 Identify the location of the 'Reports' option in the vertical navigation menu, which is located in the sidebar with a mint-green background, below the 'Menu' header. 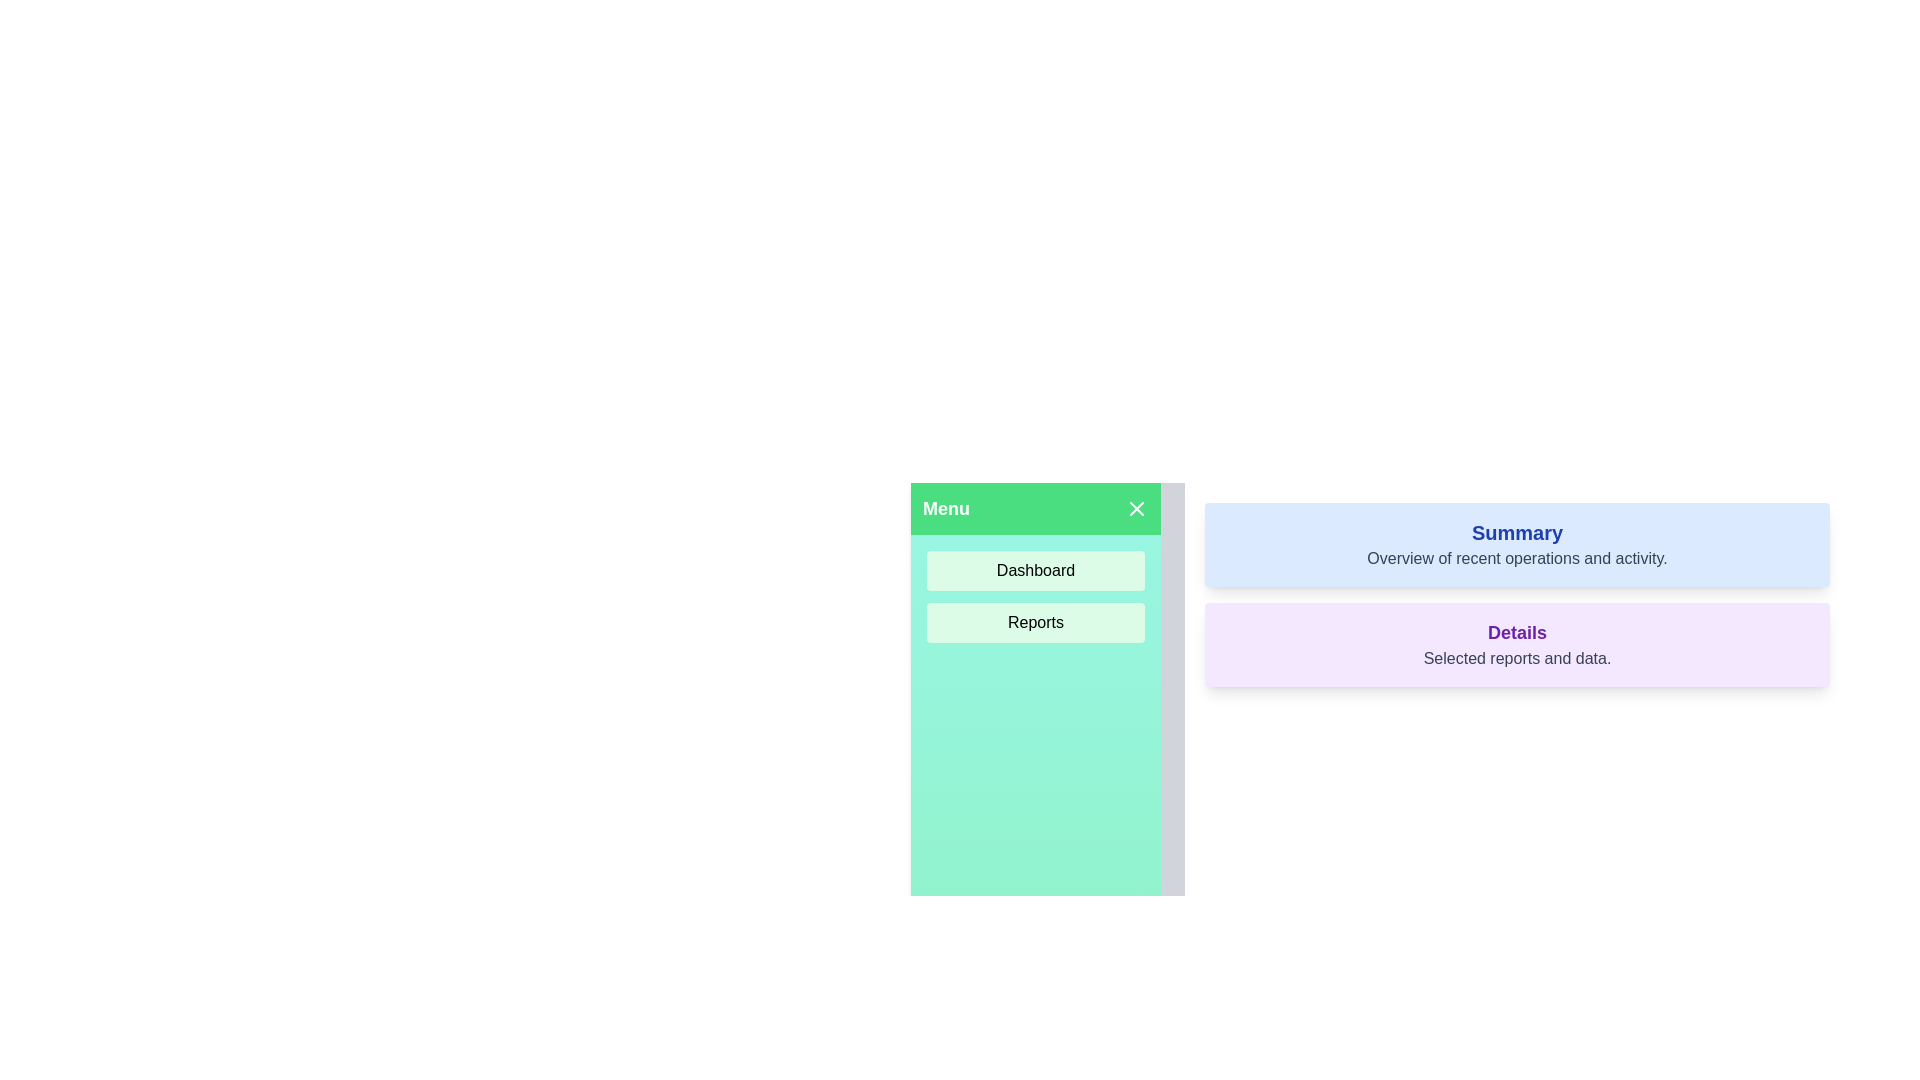
(1036, 596).